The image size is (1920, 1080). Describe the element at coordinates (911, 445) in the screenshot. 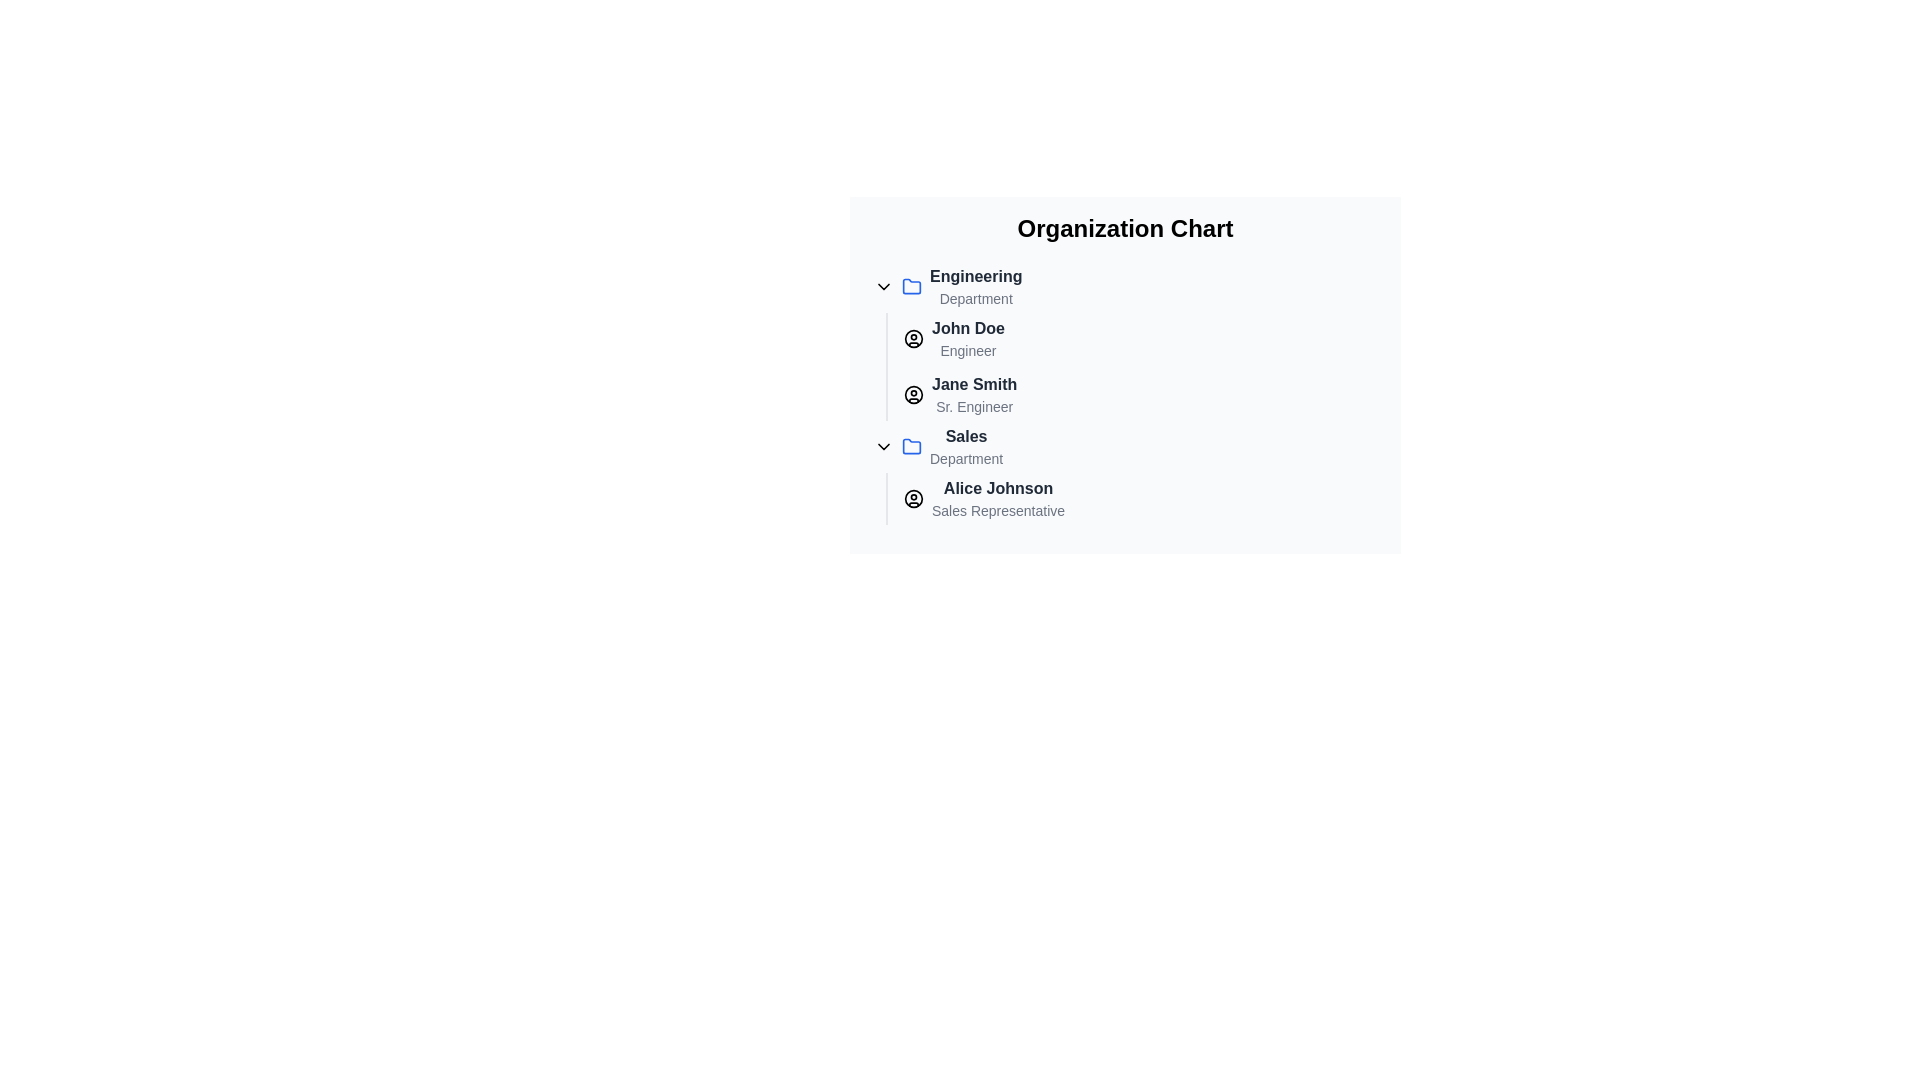

I see `the blue folder icon representing the Sales Department` at that location.